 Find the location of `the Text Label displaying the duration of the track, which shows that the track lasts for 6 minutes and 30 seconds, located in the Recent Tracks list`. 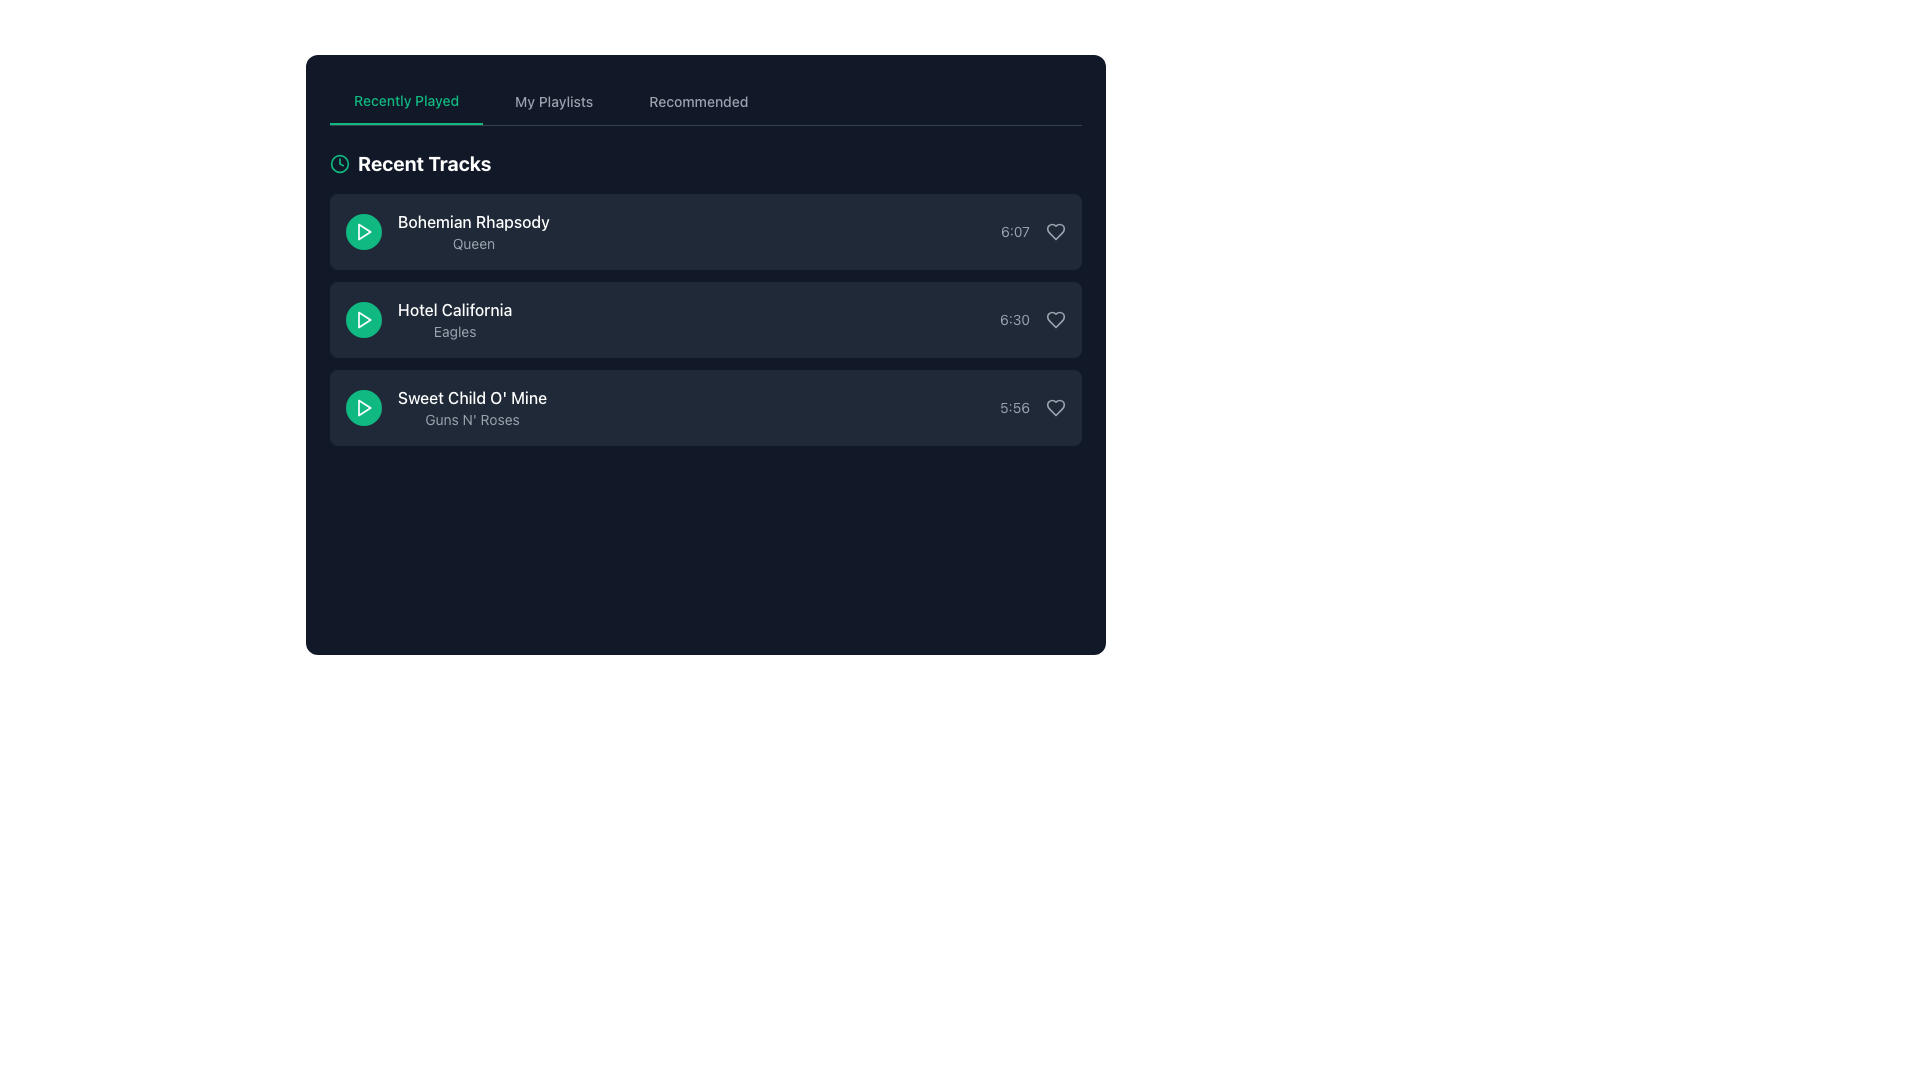

the Text Label displaying the duration of the track, which shows that the track lasts for 6 minutes and 30 seconds, located in the Recent Tracks list is located at coordinates (1014, 319).